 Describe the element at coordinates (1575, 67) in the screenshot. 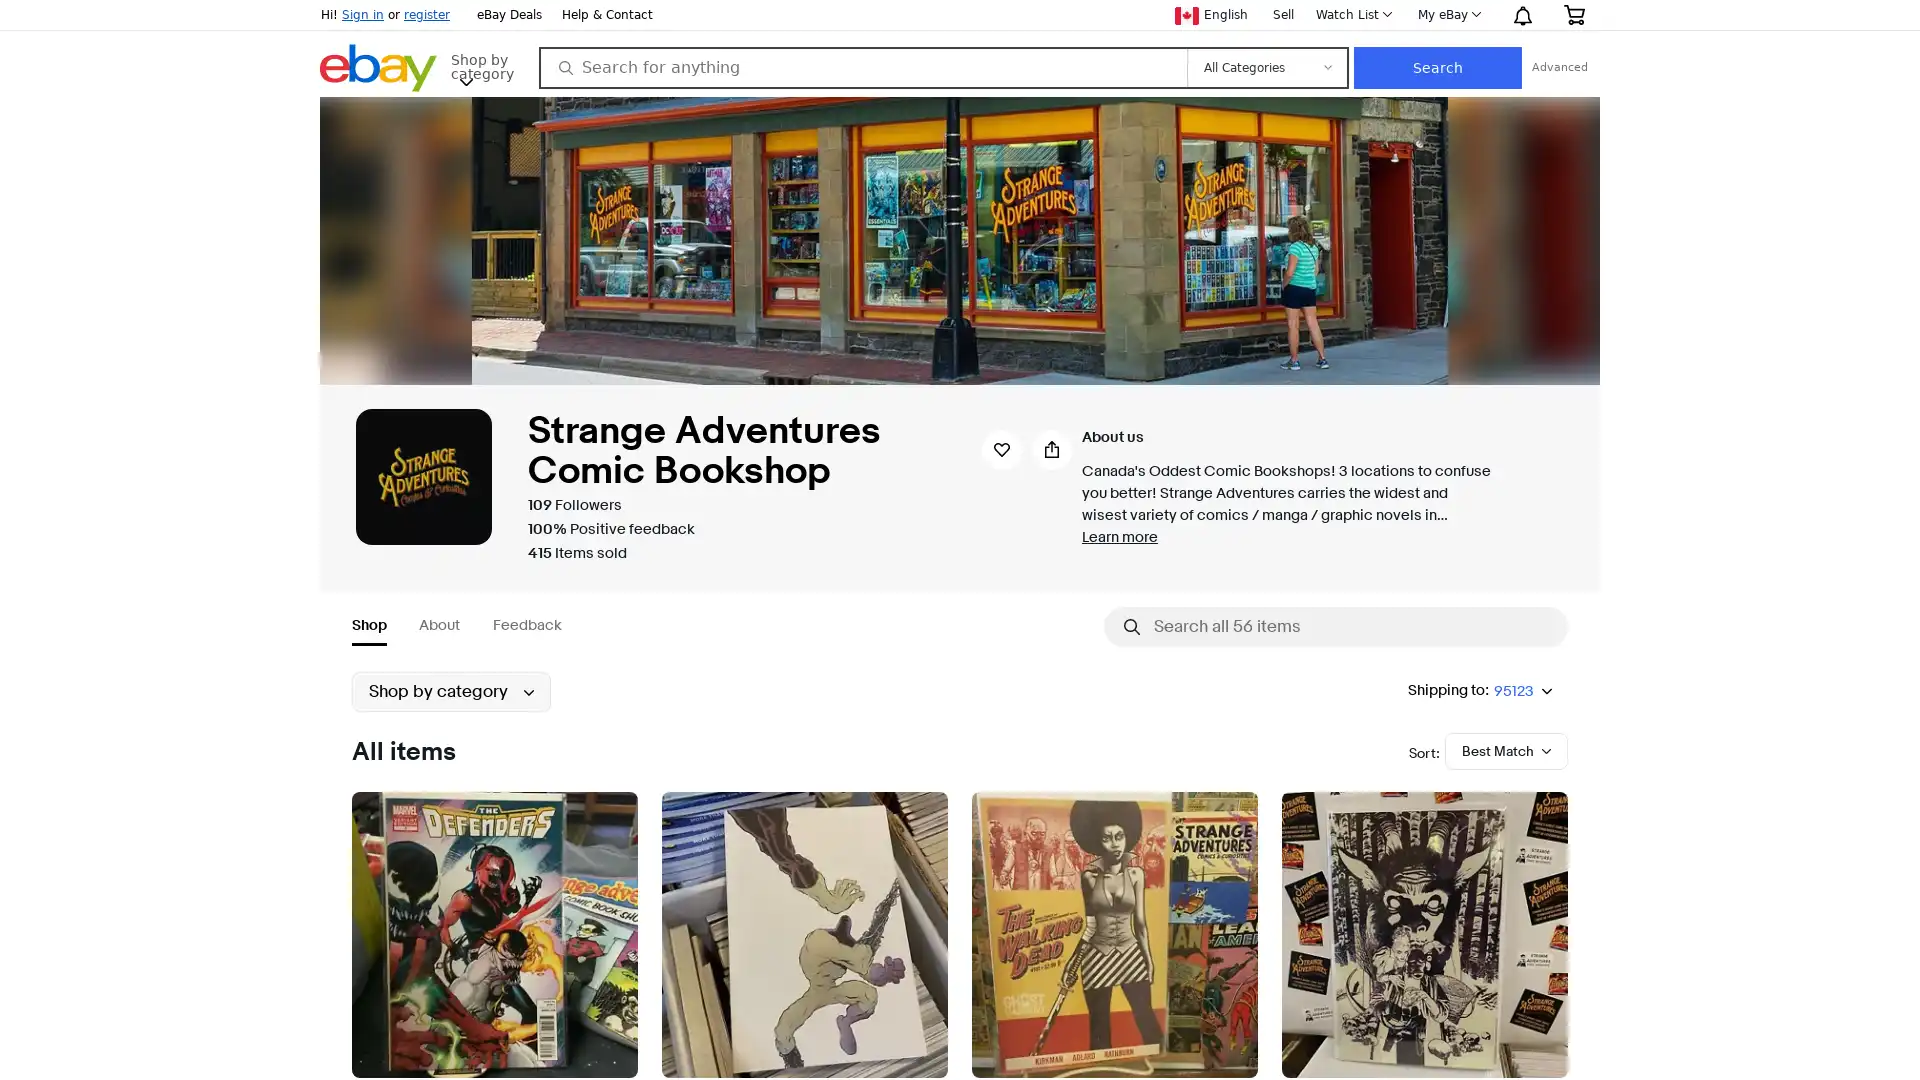

I see `Search` at that location.